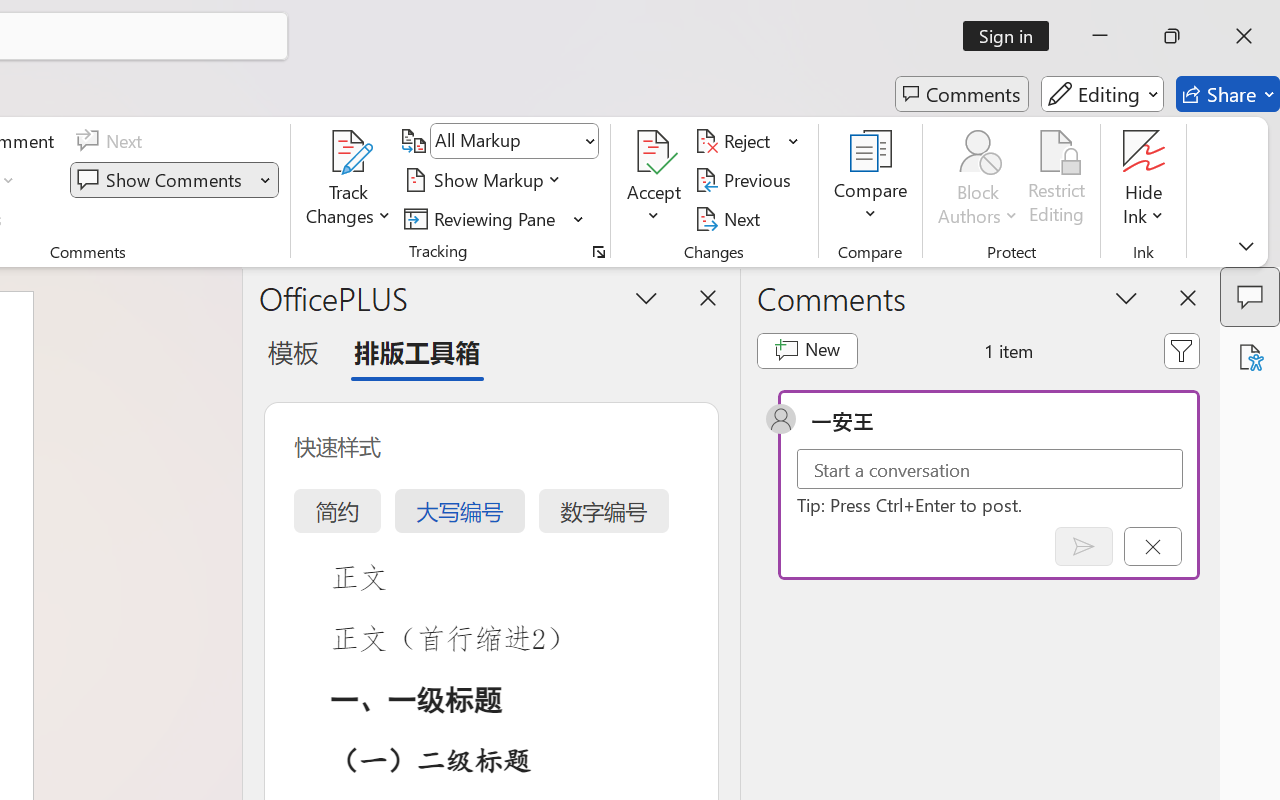 The width and height of the screenshot is (1280, 800). I want to click on 'Track Changes', so click(349, 151).